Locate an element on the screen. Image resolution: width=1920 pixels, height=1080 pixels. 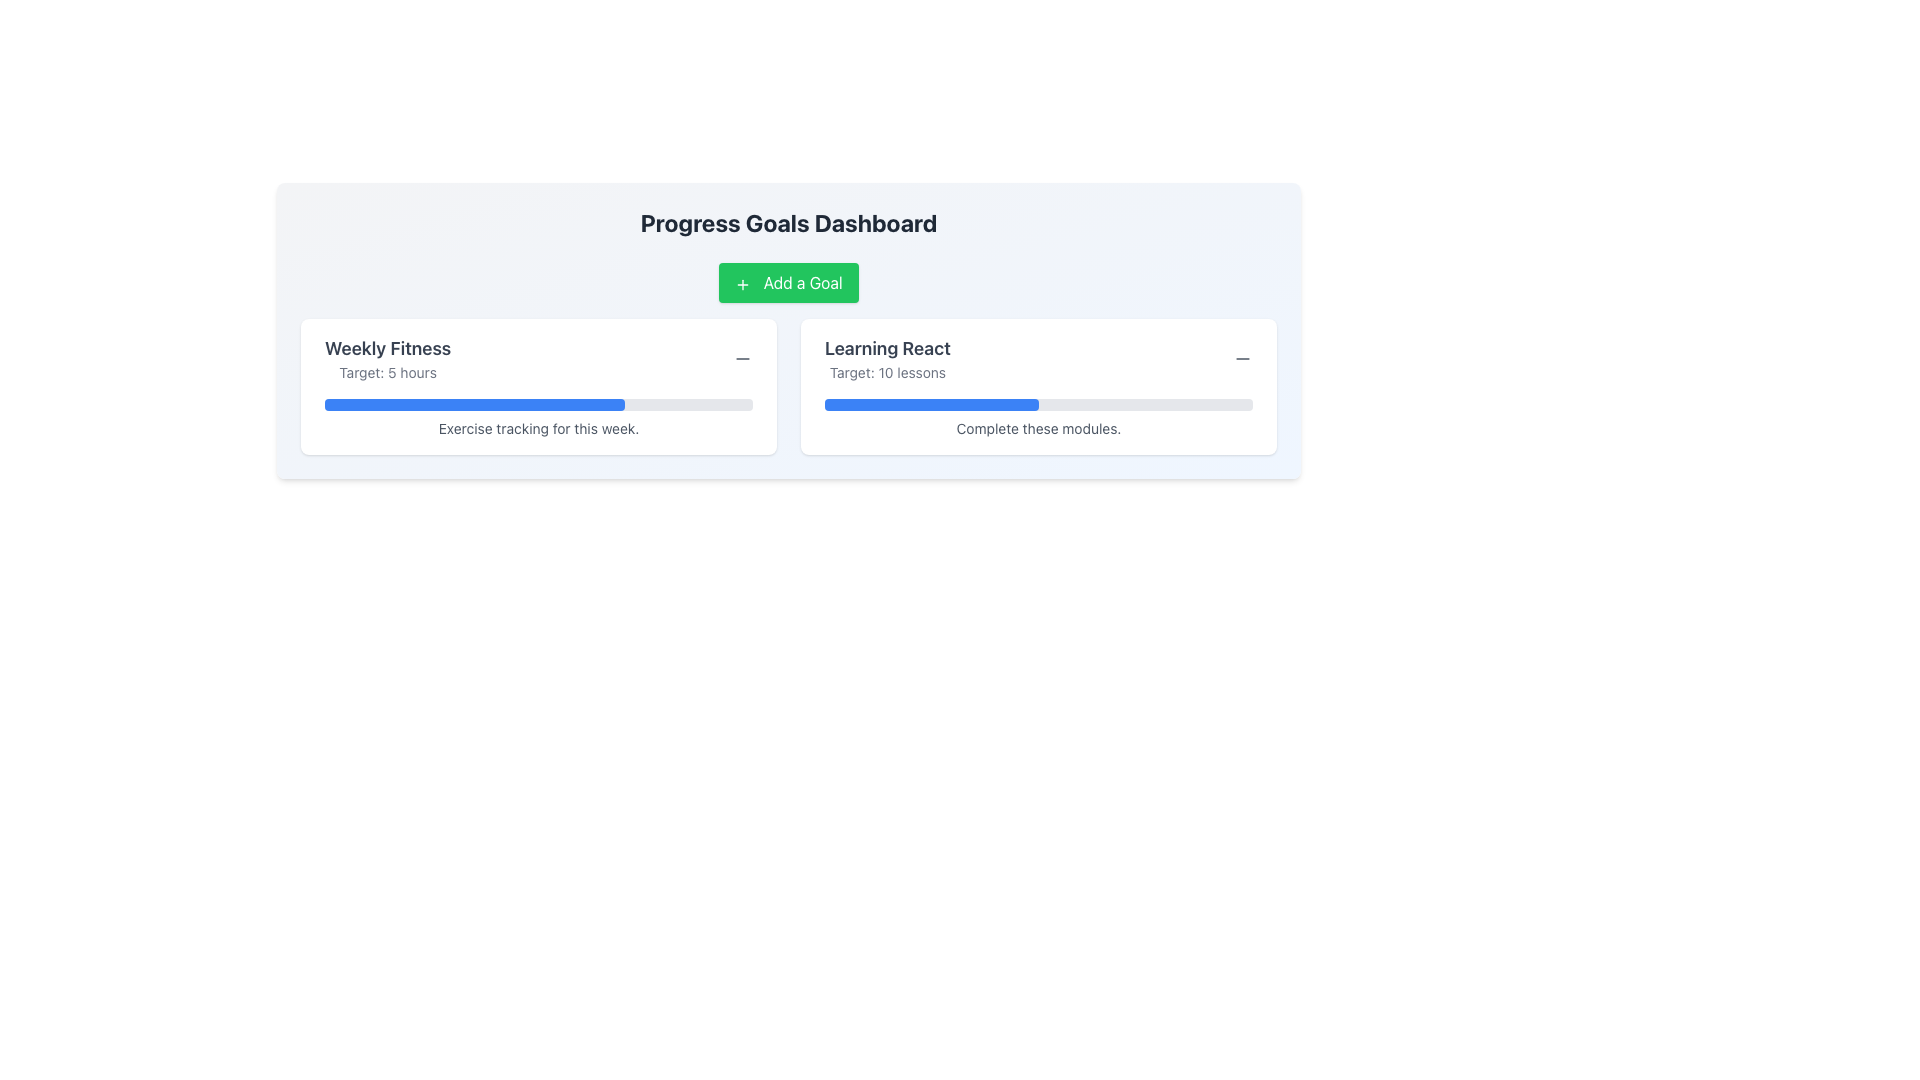
the static text label that reads 'Complete these modules.' located below the progress bar in the 'Learning React' card is located at coordinates (1038, 427).